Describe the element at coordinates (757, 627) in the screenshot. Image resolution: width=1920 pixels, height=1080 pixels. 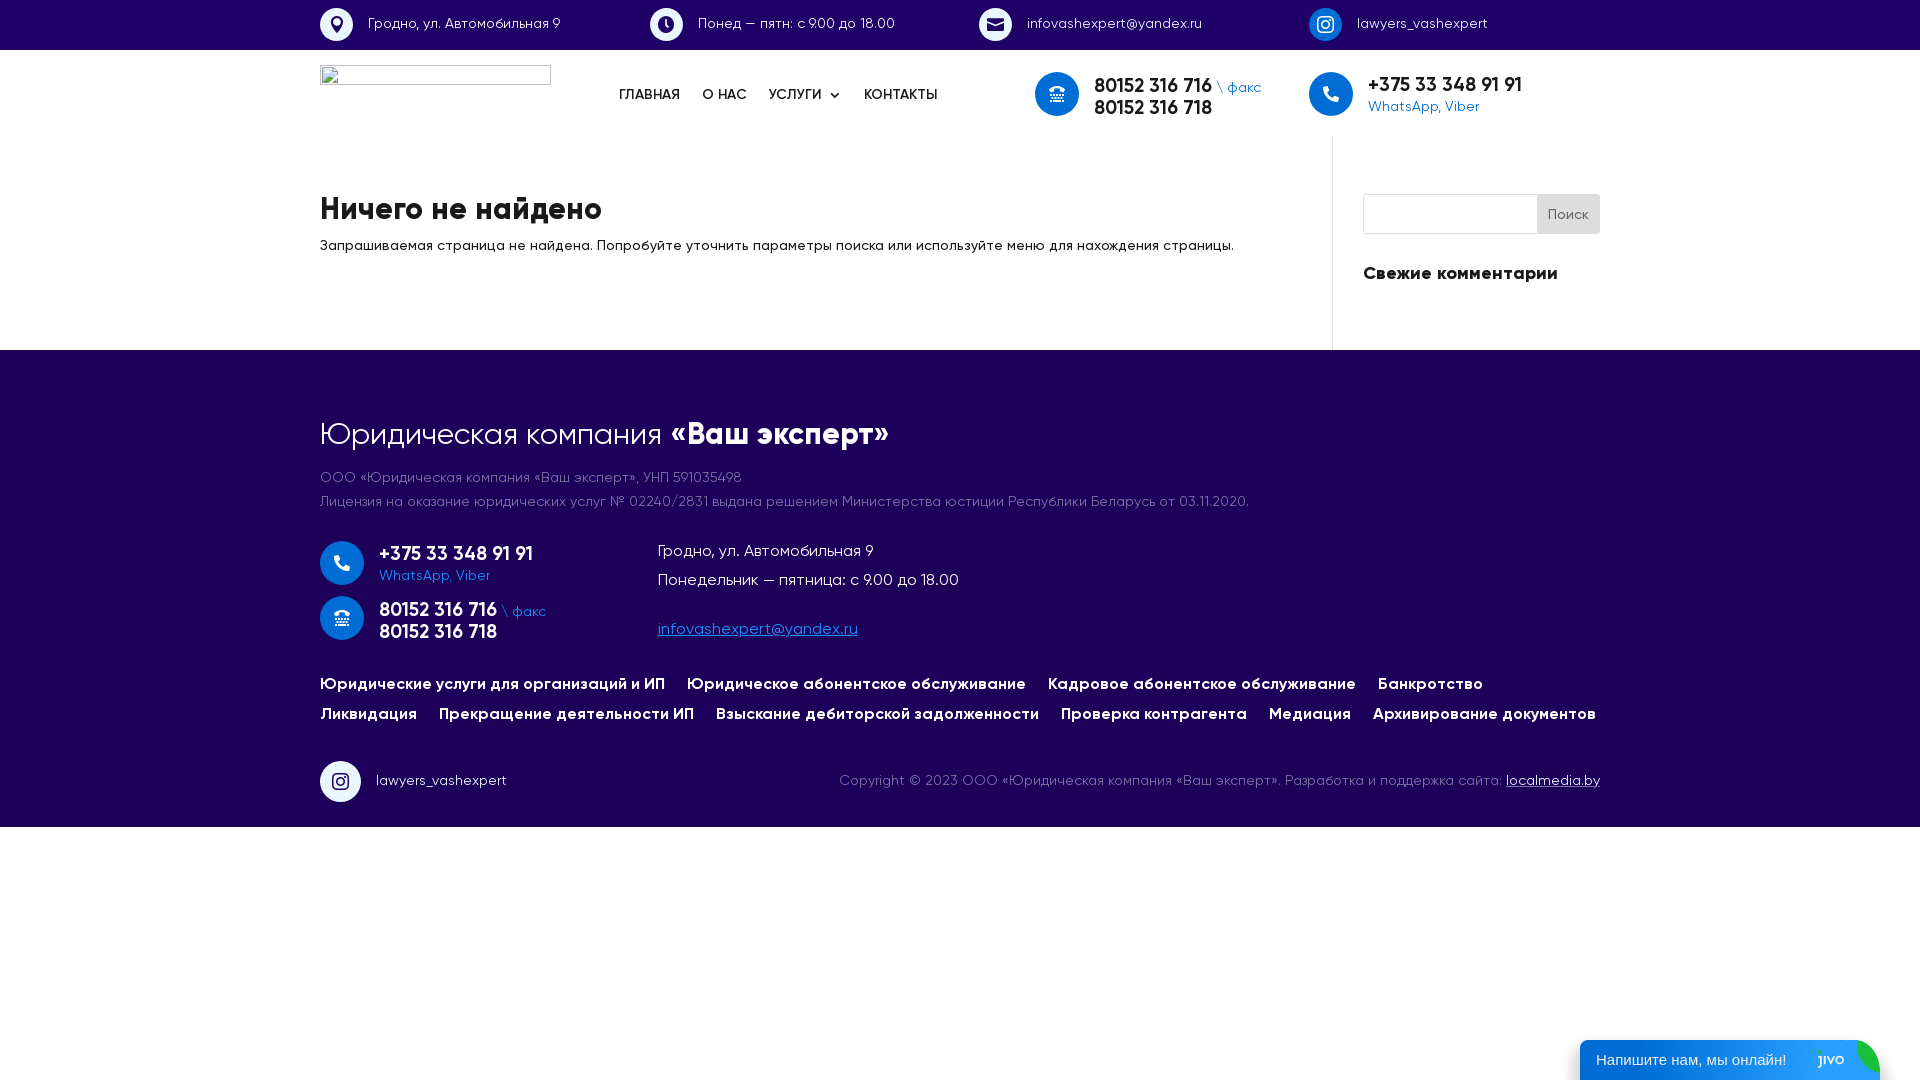
I see `'infovashexpert@yandex.ru'` at that location.